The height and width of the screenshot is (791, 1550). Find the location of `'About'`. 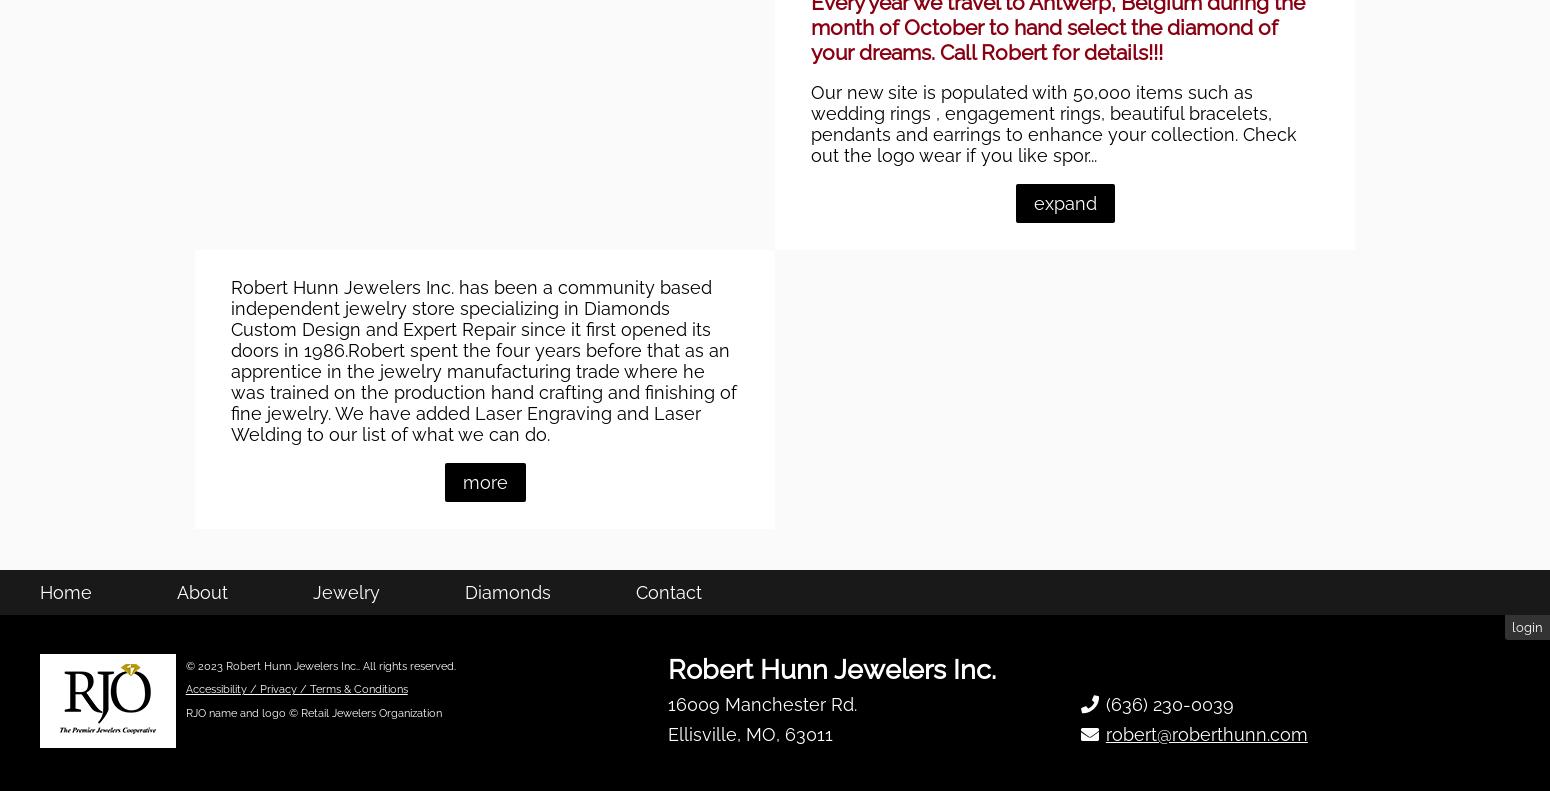

'About' is located at coordinates (176, 695).